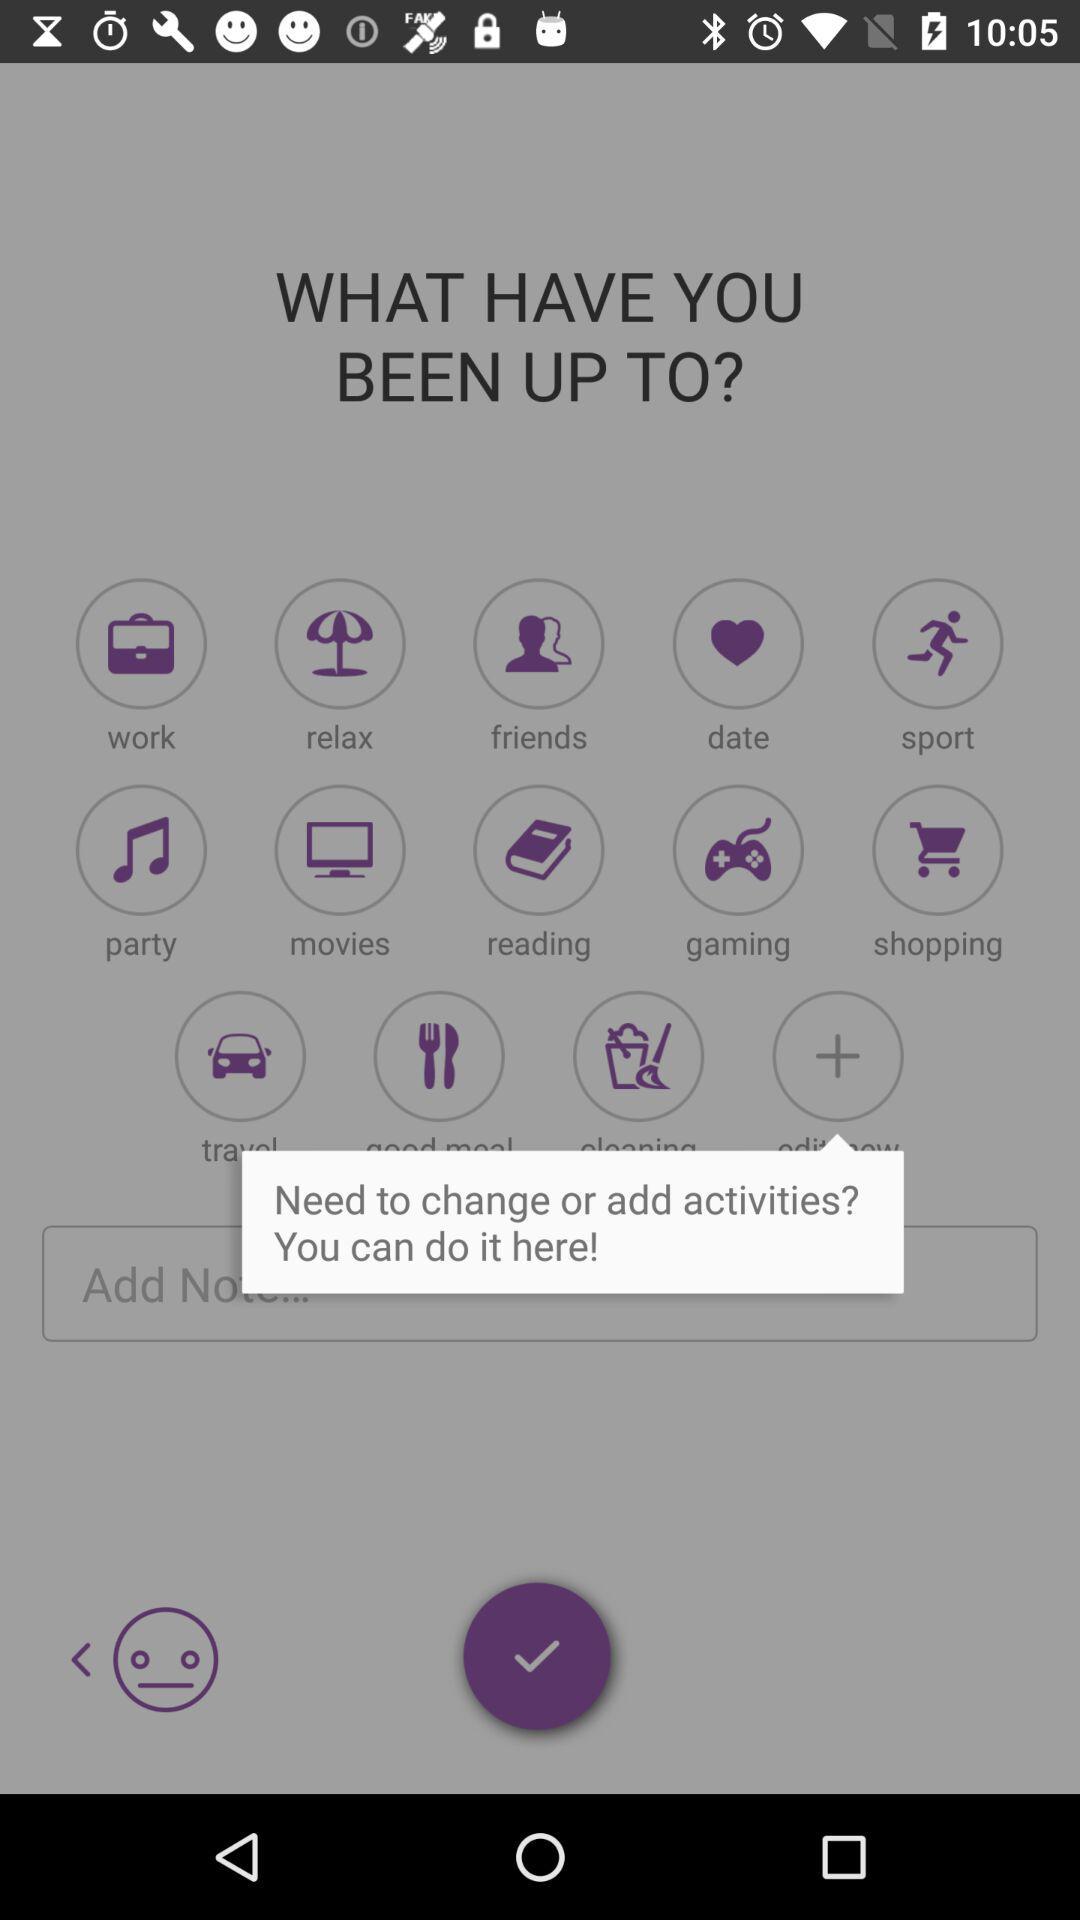 The image size is (1080, 1920). What do you see at coordinates (239, 1055) in the screenshot?
I see `travel` at bounding box center [239, 1055].